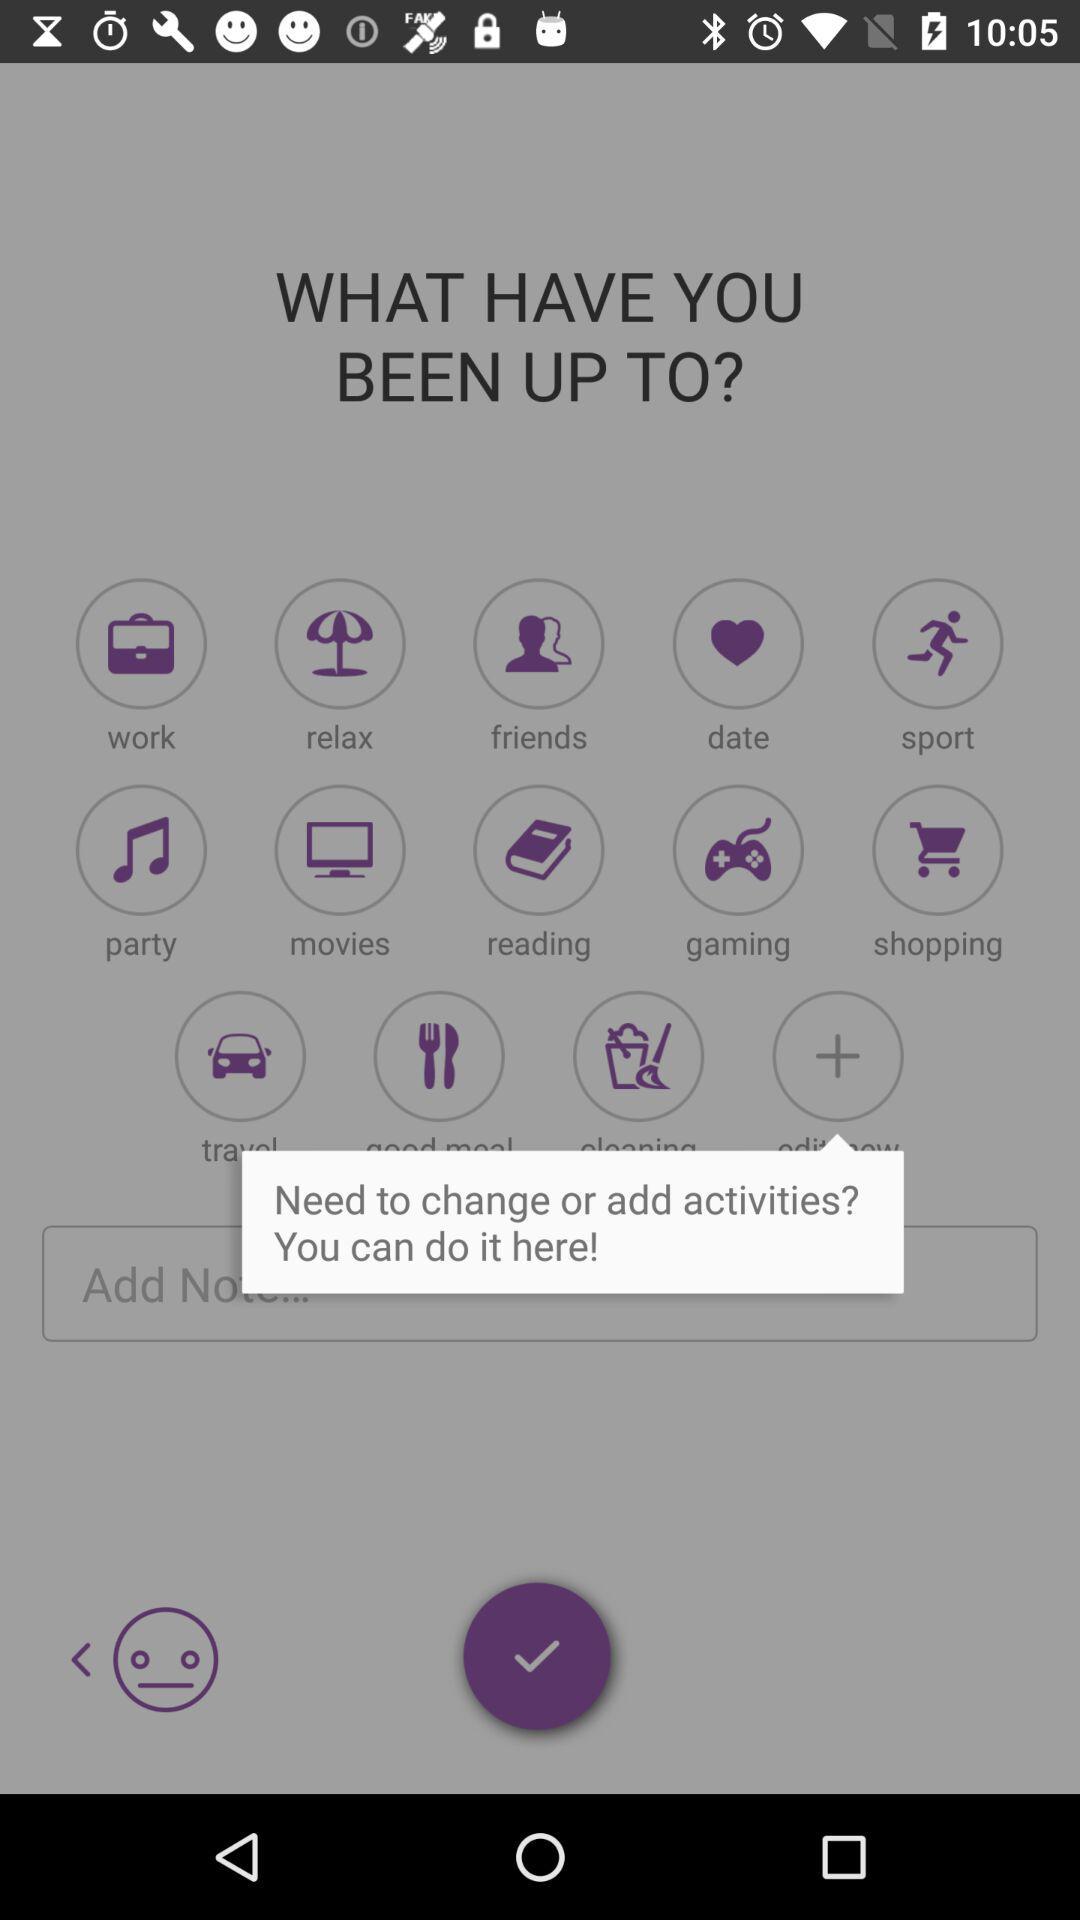 The image size is (1080, 1920). What do you see at coordinates (239, 1055) in the screenshot?
I see `travel` at bounding box center [239, 1055].